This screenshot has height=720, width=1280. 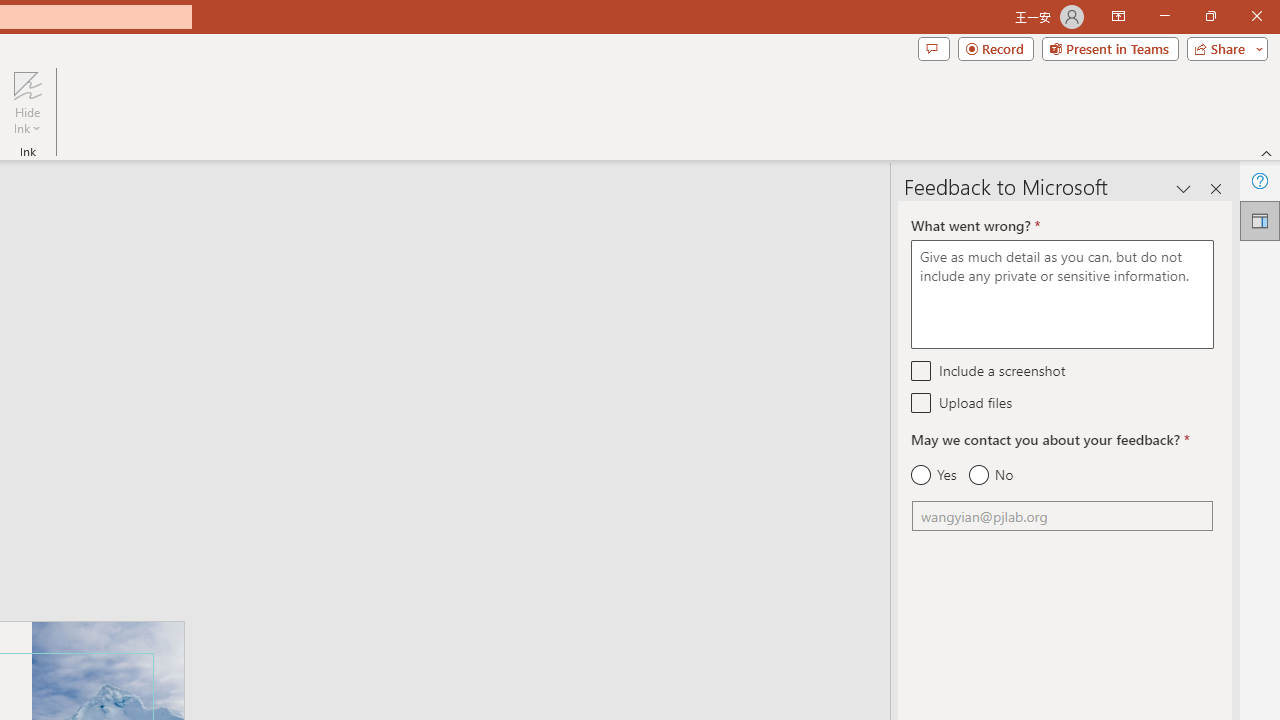 What do you see at coordinates (995, 47) in the screenshot?
I see `'Record'` at bounding box center [995, 47].